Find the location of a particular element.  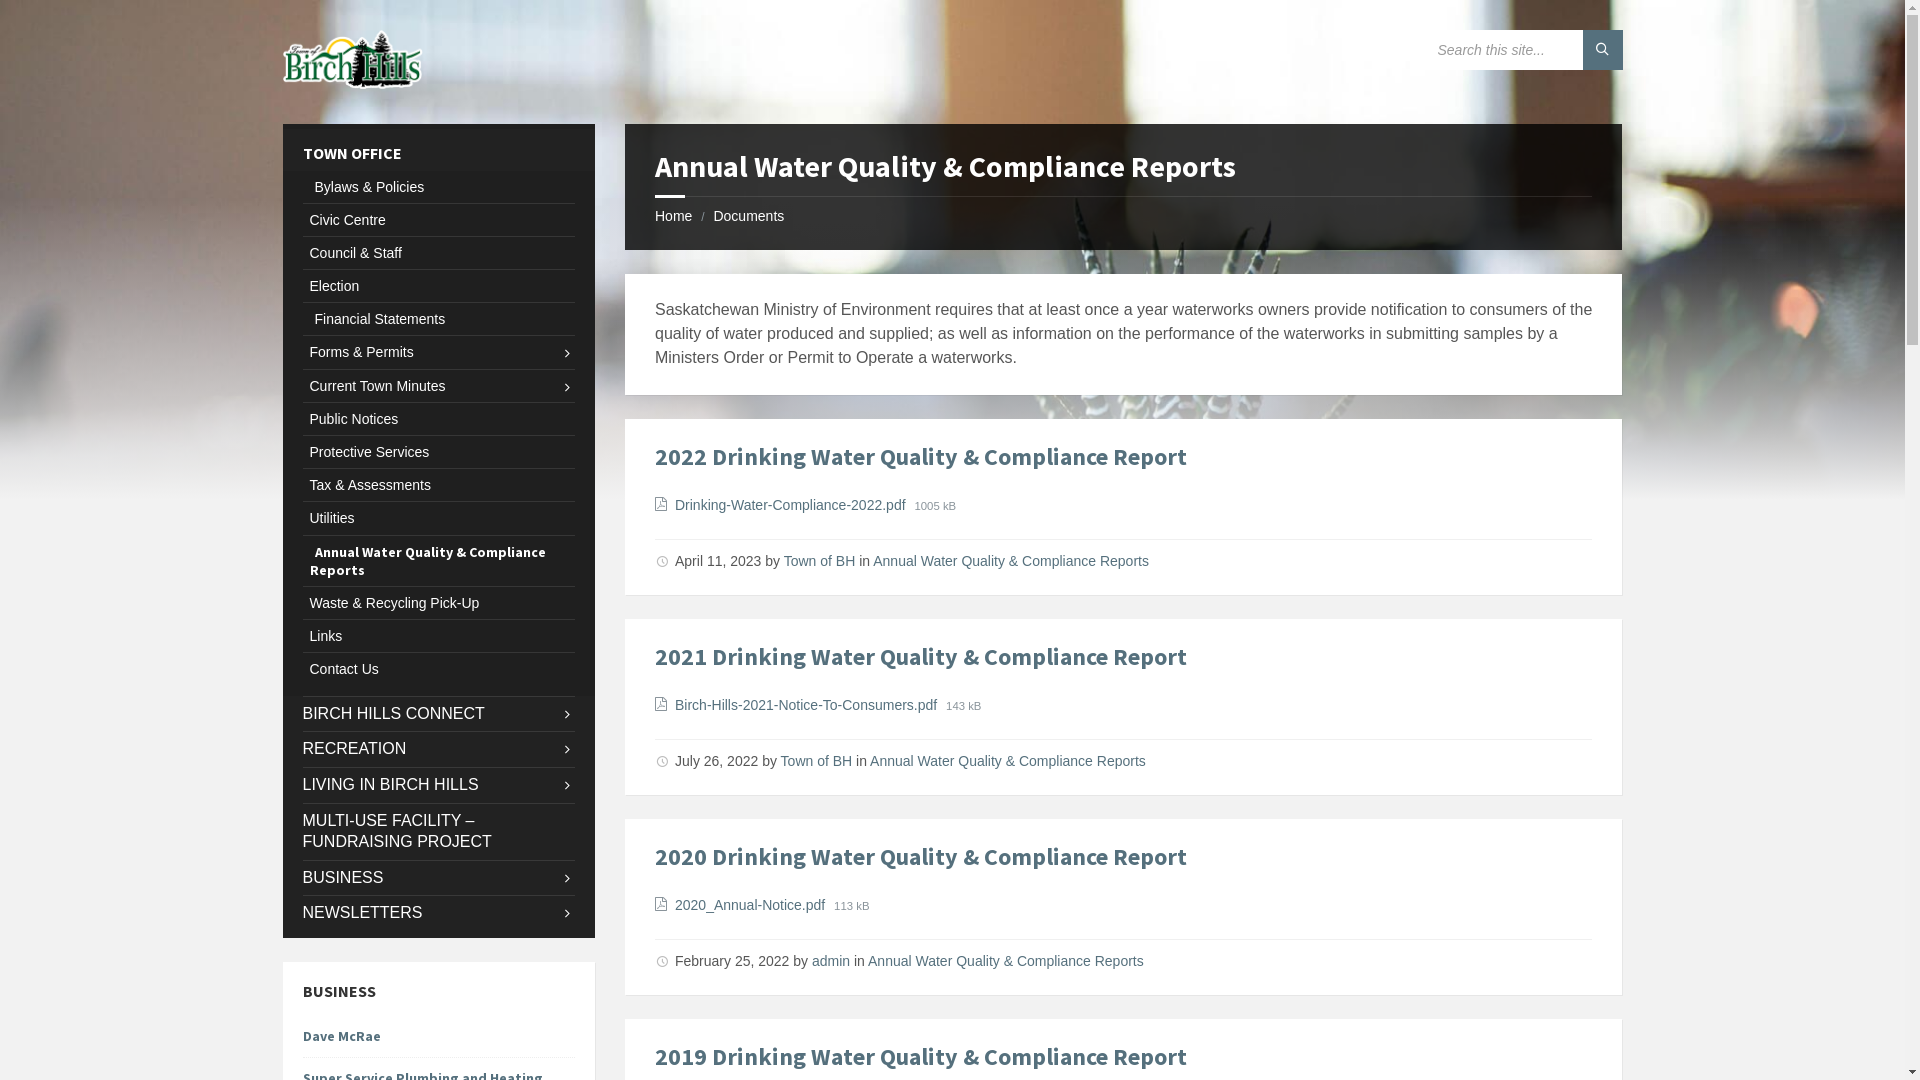

'LIVING IN BIRCH HILLS' is located at coordinates (301, 784).